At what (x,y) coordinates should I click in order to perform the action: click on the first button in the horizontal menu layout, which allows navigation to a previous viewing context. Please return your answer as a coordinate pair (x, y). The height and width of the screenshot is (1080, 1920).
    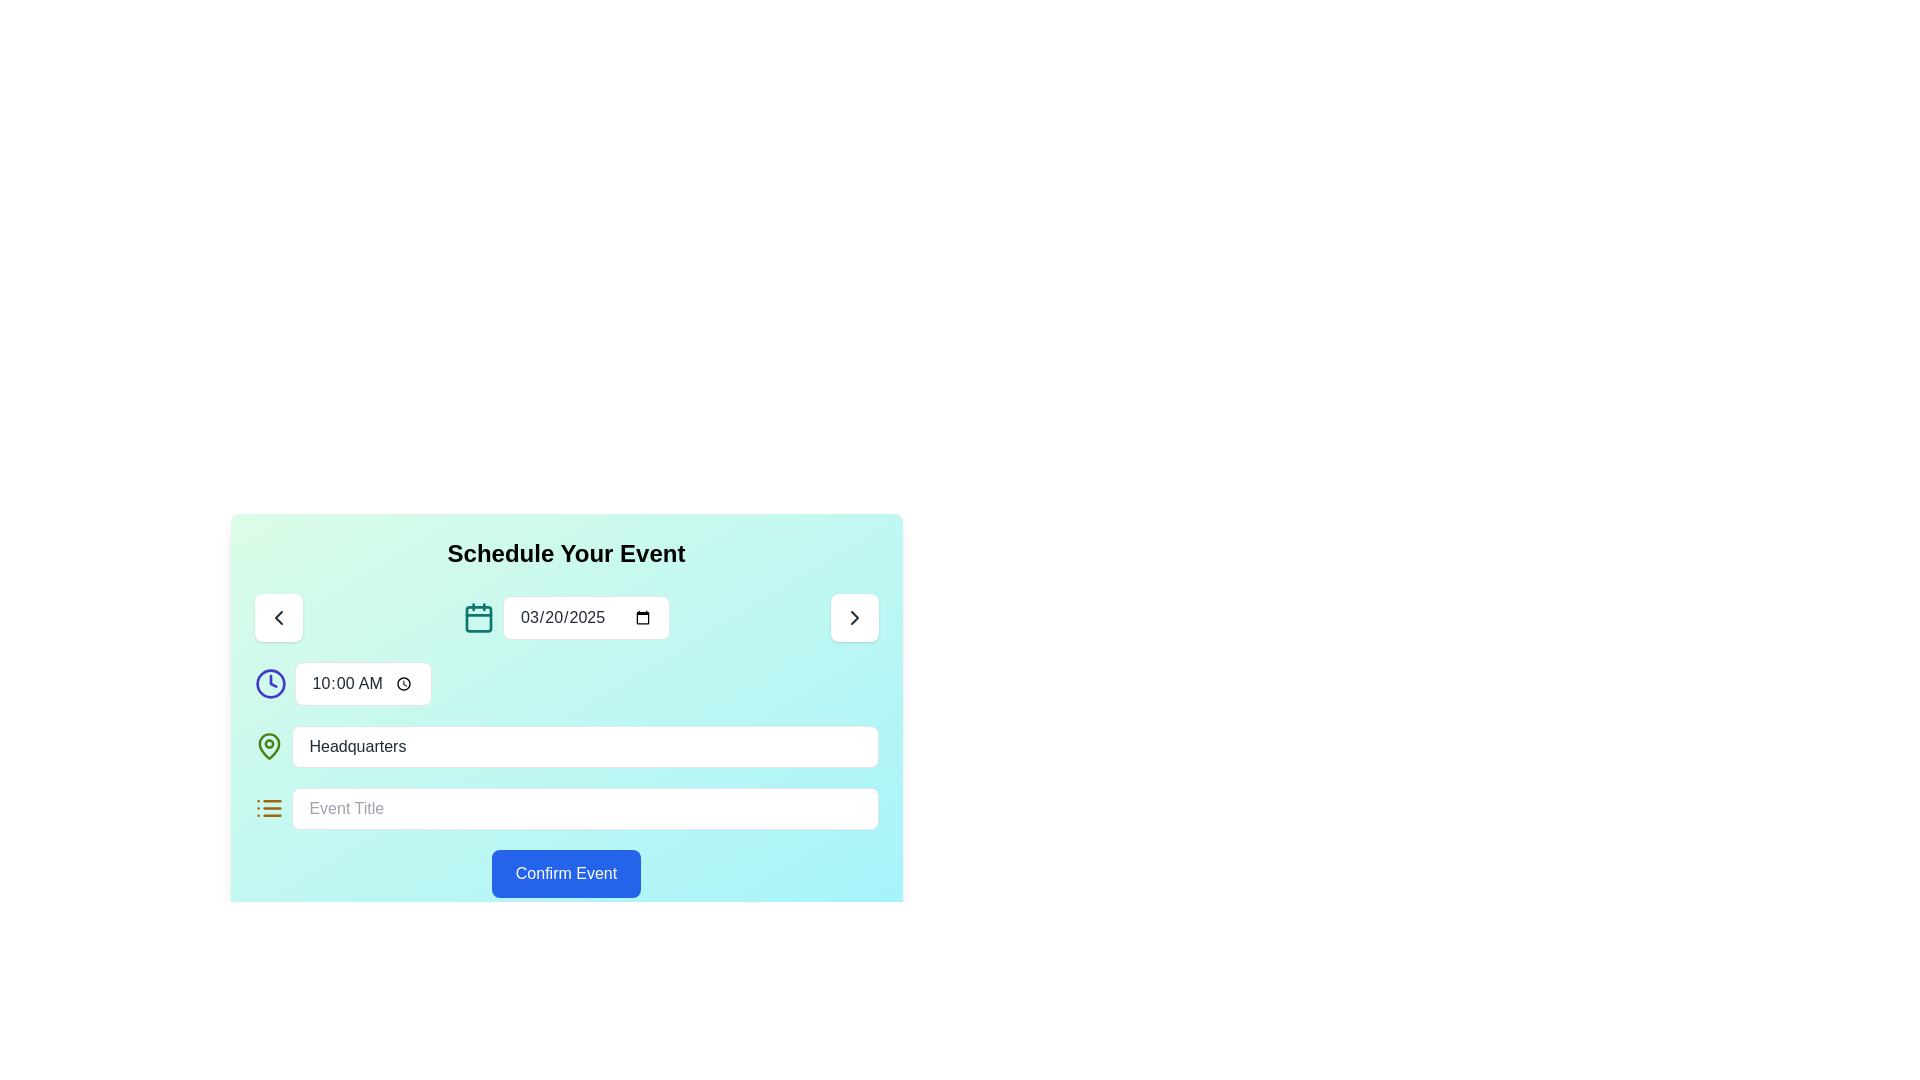
    Looking at the image, I should click on (277, 616).